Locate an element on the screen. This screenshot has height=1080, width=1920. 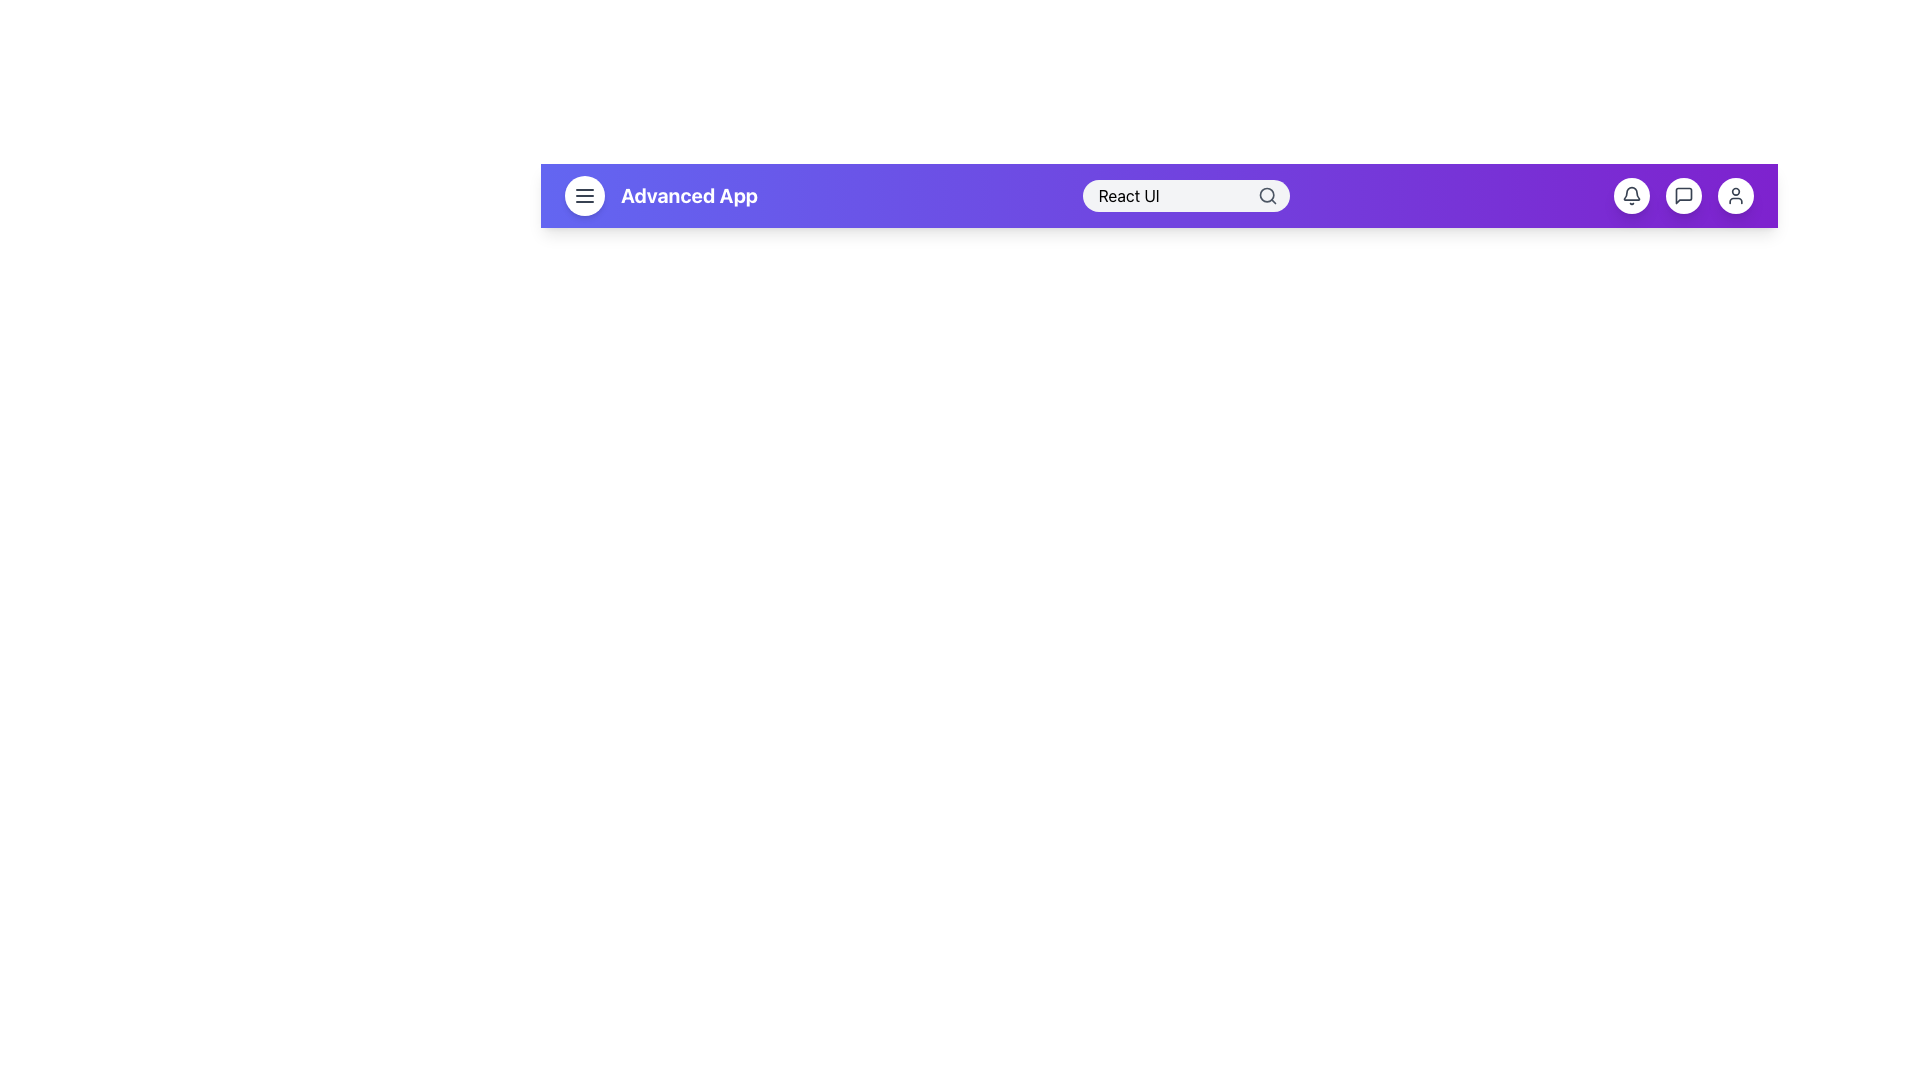
the notification button located in the top-right section of the interface is located at coordinates (1632, 196).